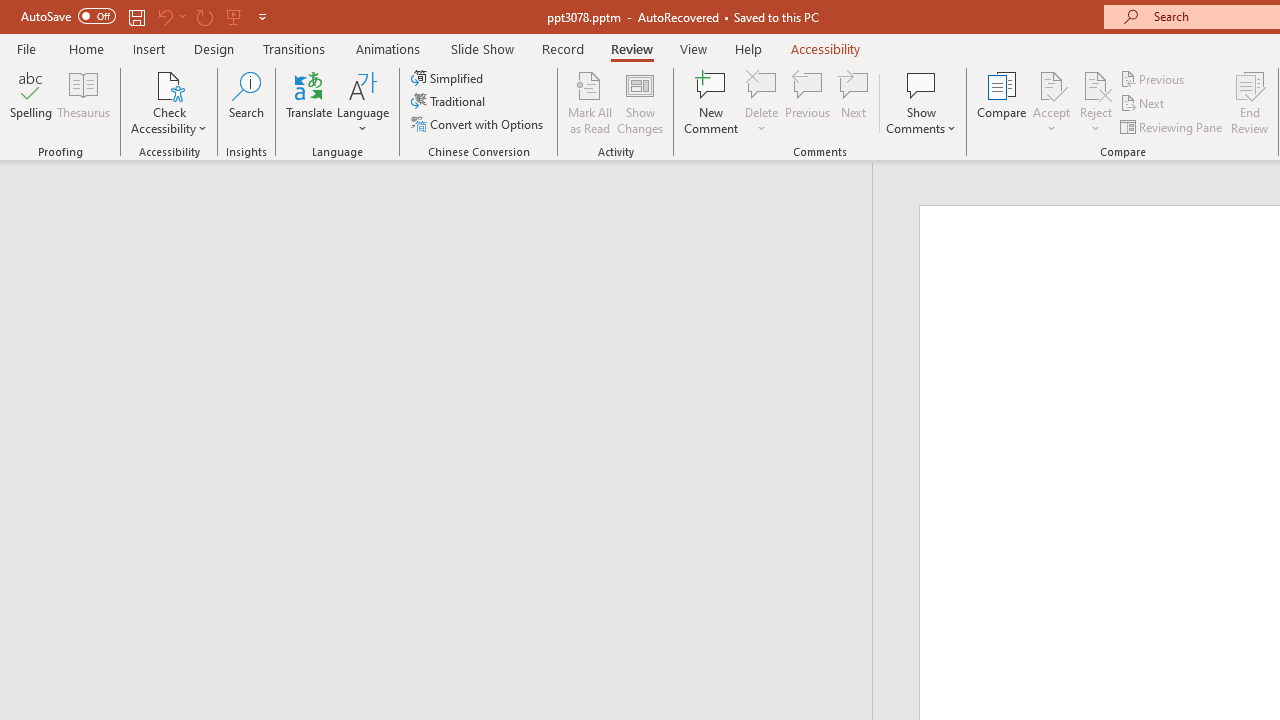 This screenshot has width=1280, height=720. What do you see at coordinates (711, 103) in the screenshot?
I see `'New Comment'` at bounding box center [711, 103].